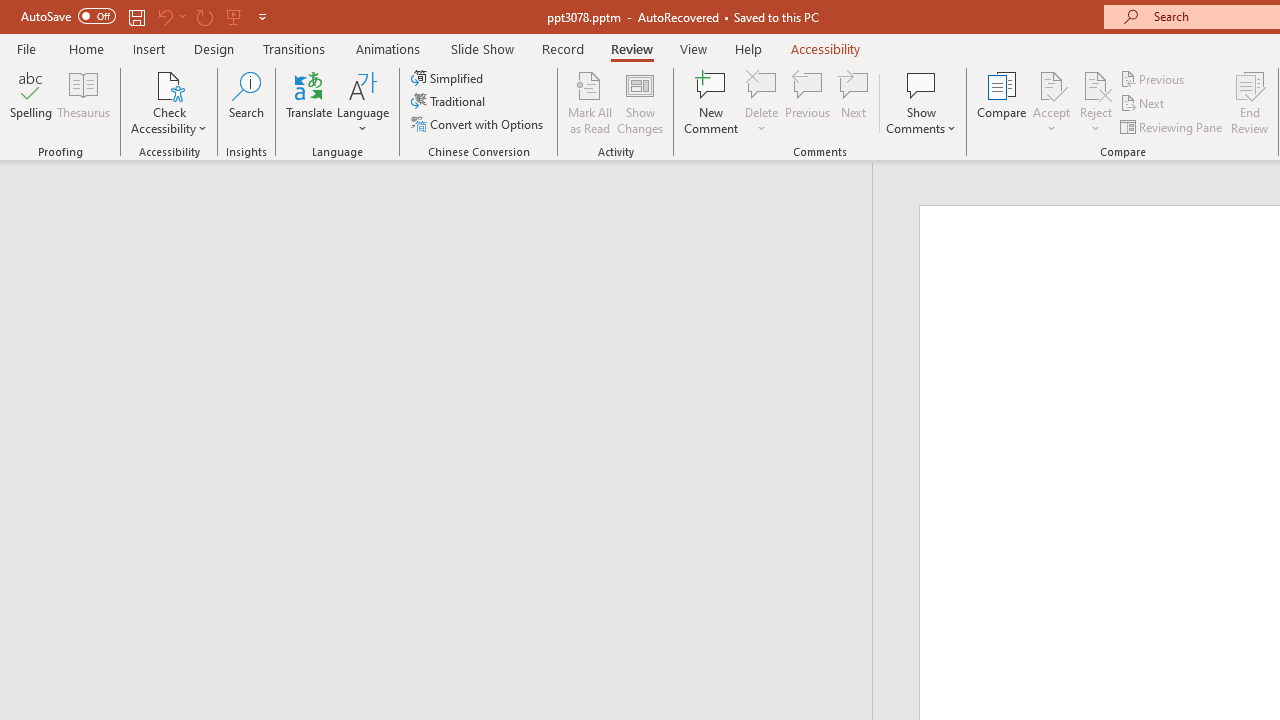 This screenshot has width=1280, height=720. What do you see at coordinates (711, 103) in the screenshot?
I see `'New Comment'` at bounding box center [711, 103].